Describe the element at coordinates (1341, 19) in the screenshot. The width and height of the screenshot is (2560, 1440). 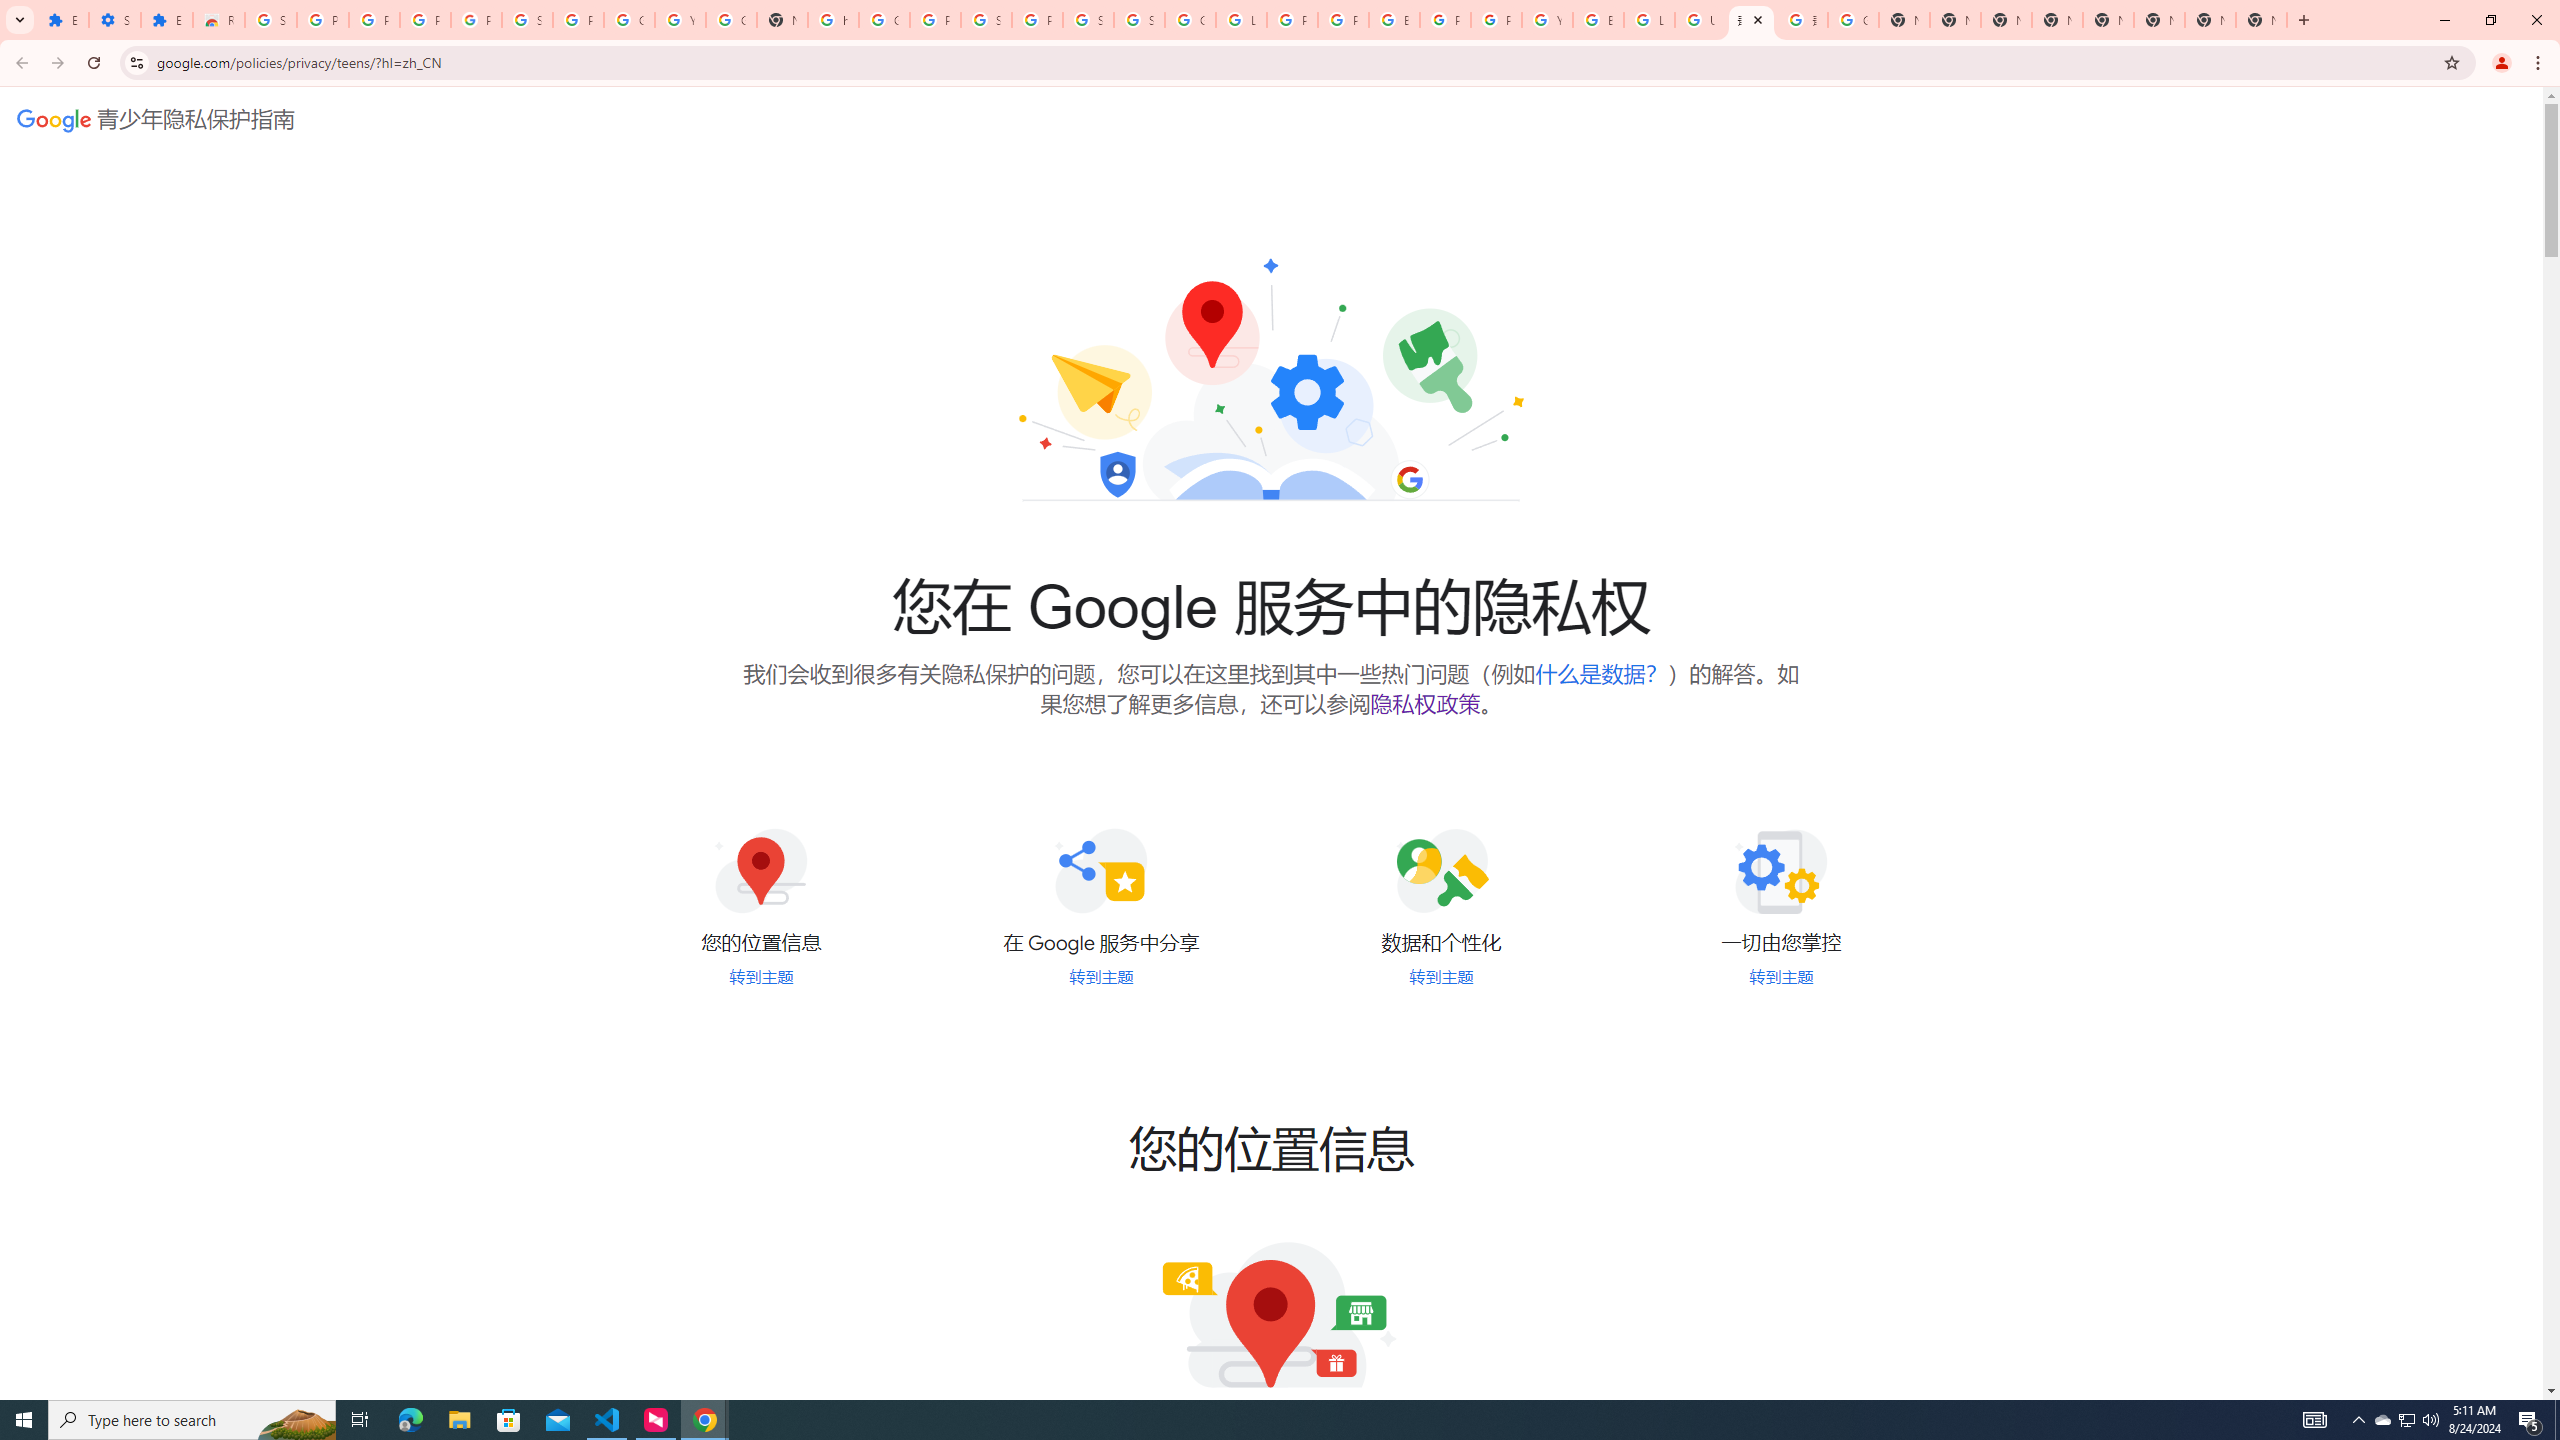
I see `'Privacy Help Center - Policies Help'` at that location.